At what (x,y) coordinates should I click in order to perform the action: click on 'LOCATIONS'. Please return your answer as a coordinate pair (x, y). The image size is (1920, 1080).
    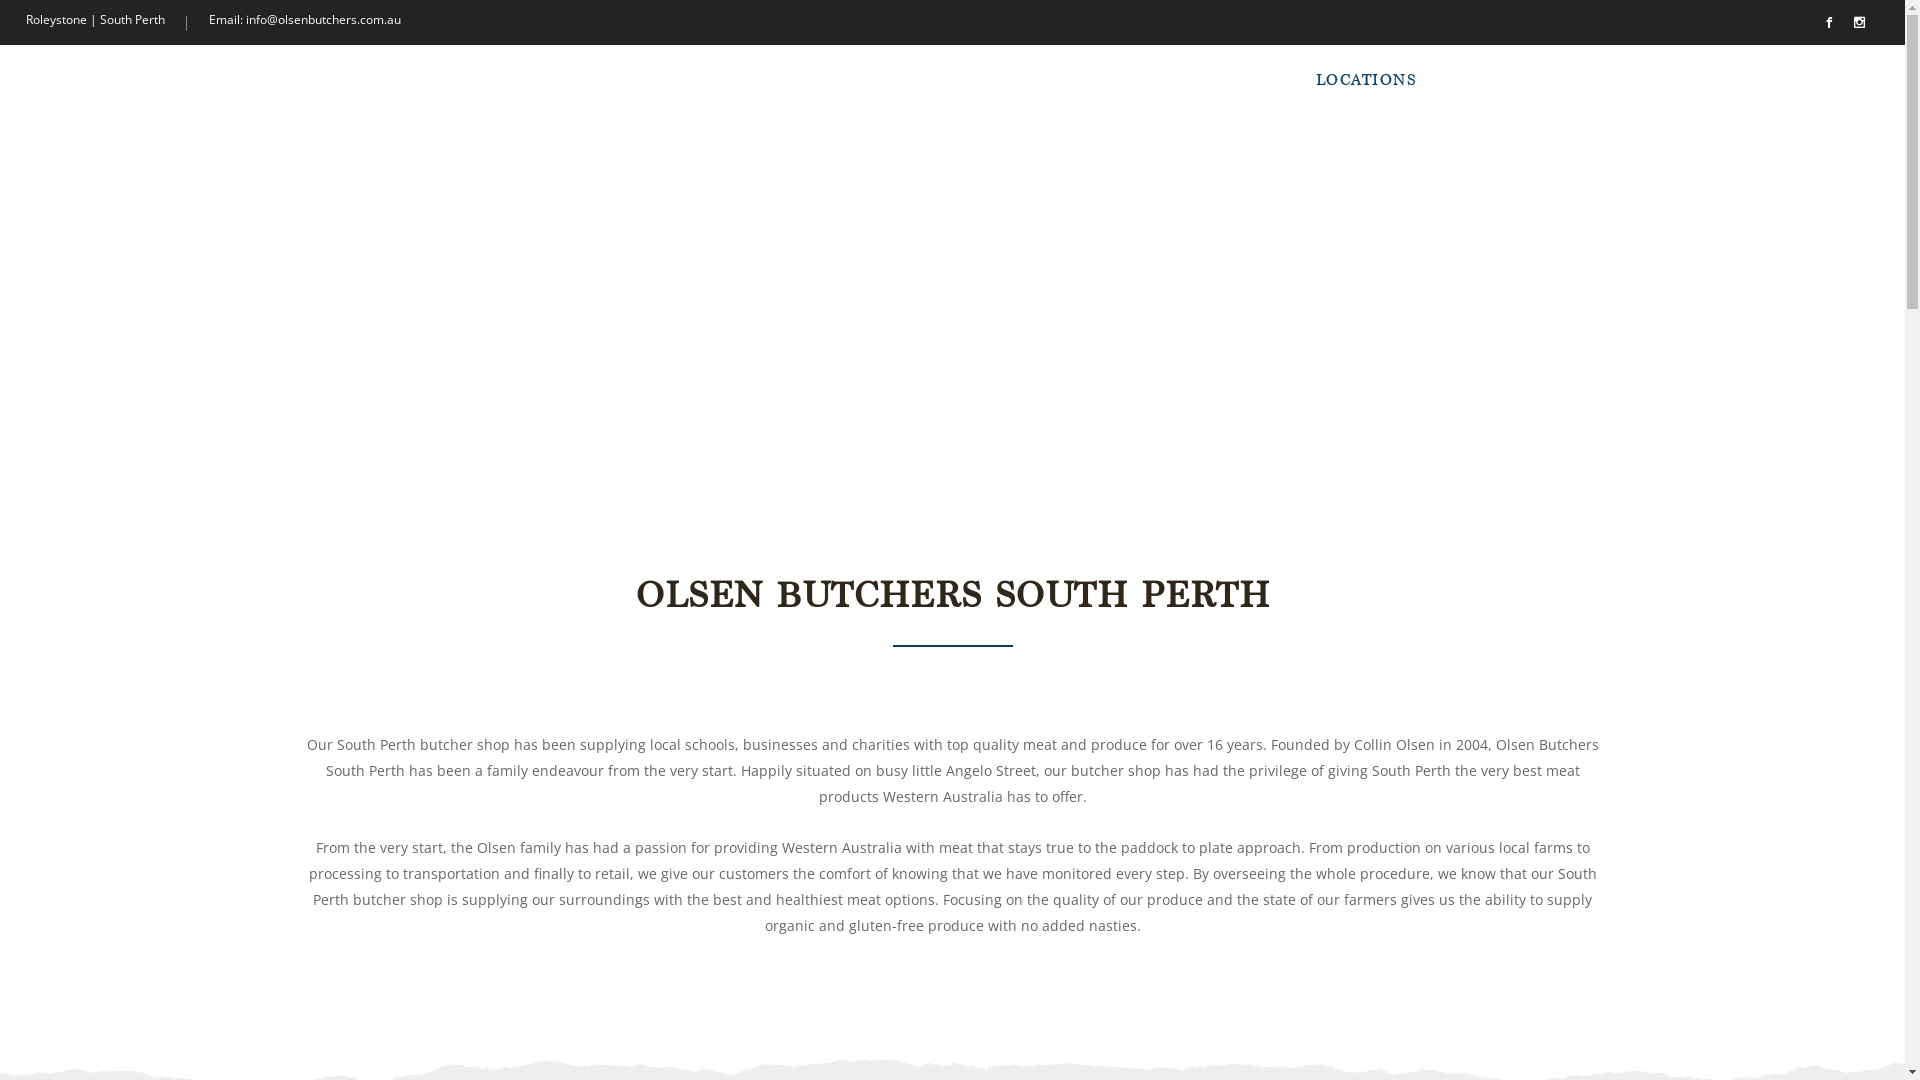
    Looking at the image, I should click on (1365, 78).